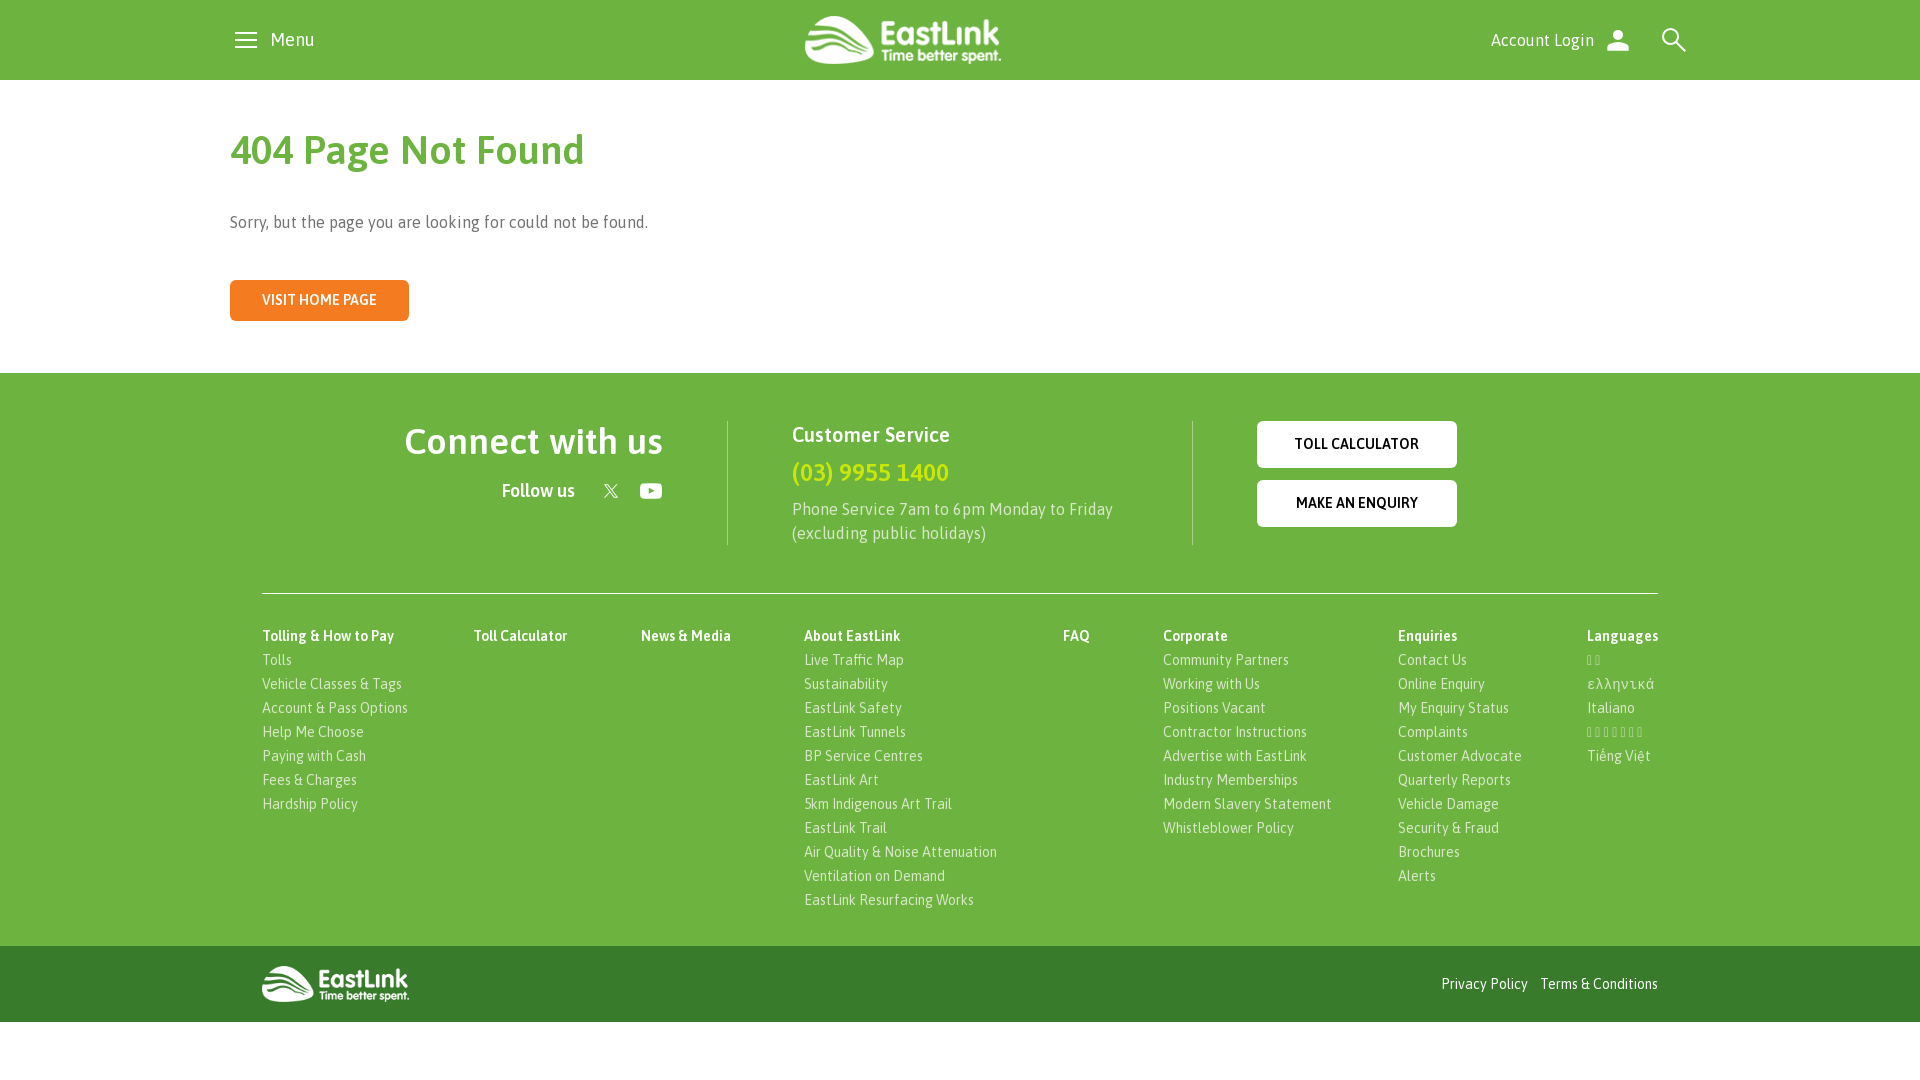 Image resolution: width=1920 pixels, height=1080 pixels. What do you see at coordinates (1242, 732) in the screenshot?
I see `'Contractor Instructions'` at bounding box center [1242, 732].